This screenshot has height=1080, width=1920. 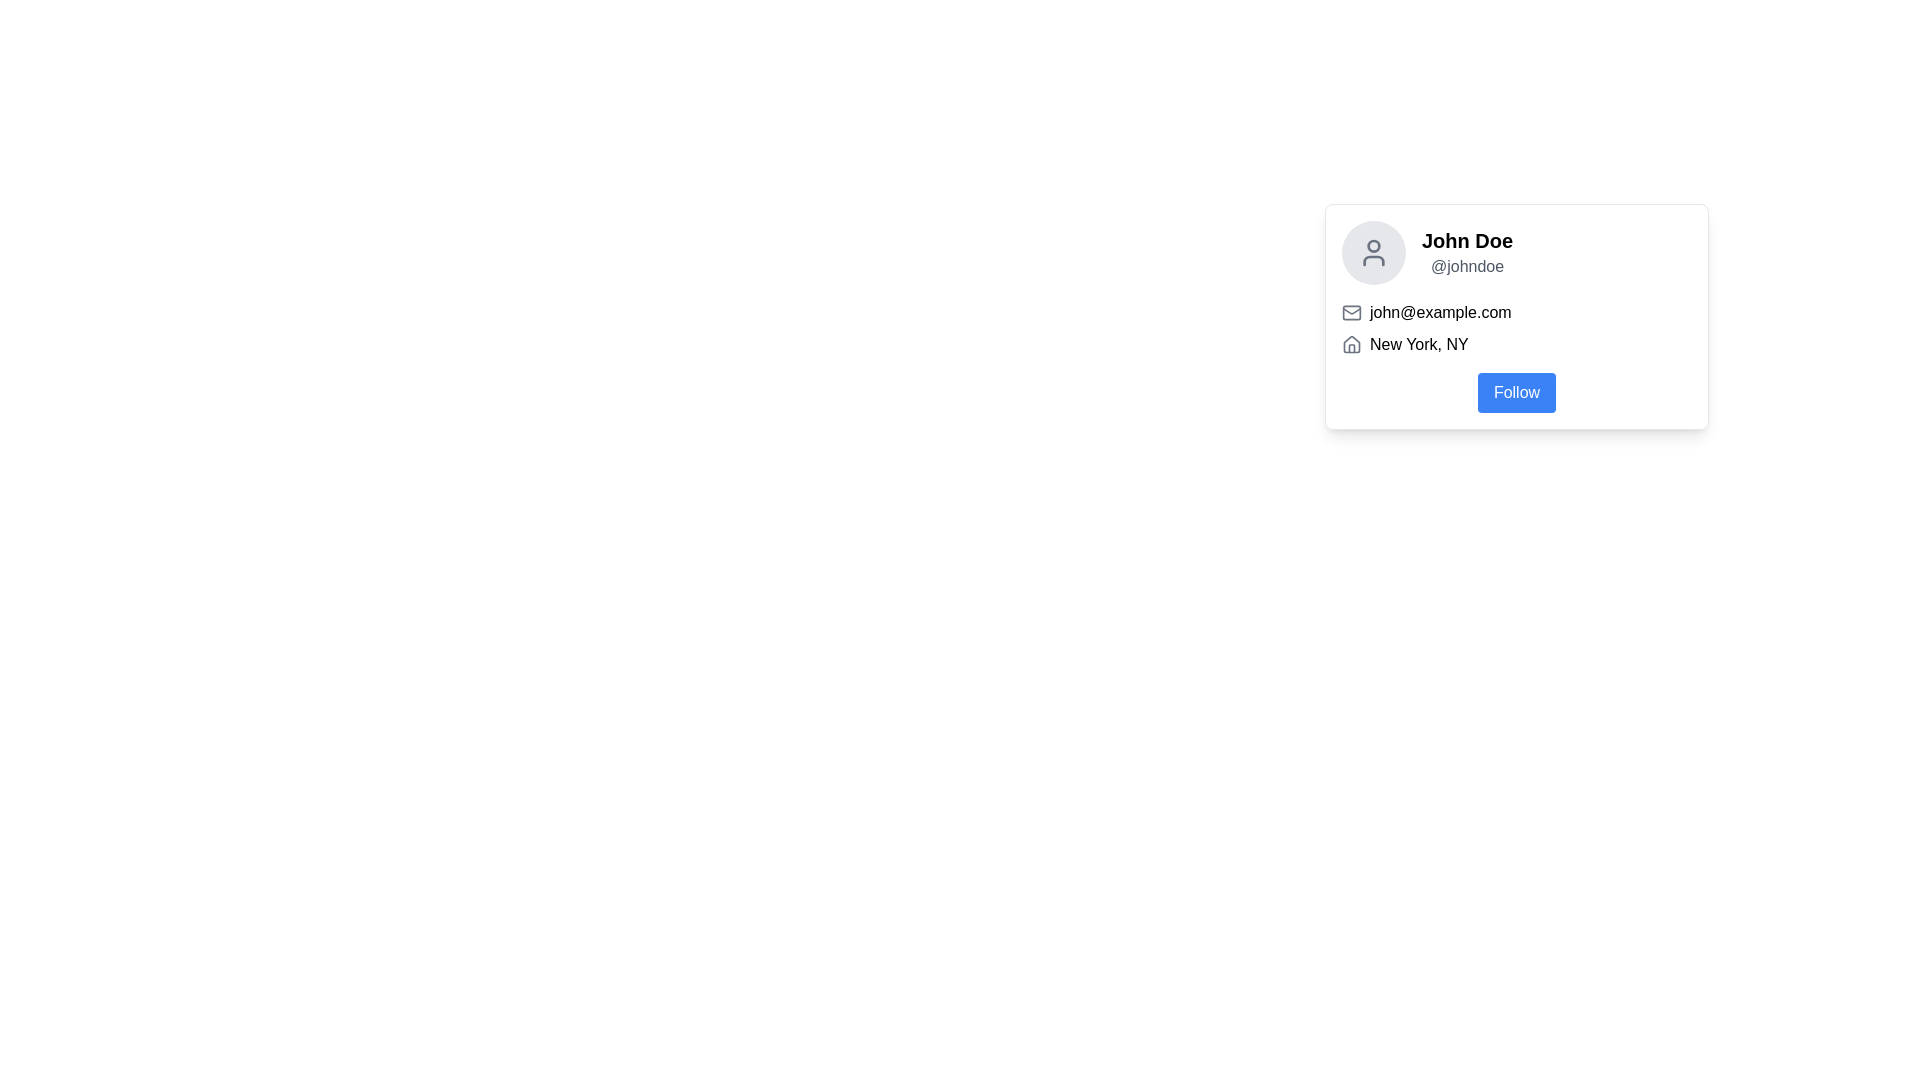 I want to click on text block containing the email address 'john@example.com' and location 'New York, NY', which is located below the profile name and username section and above the 'Follow' button, so click(x=1516, y=327).